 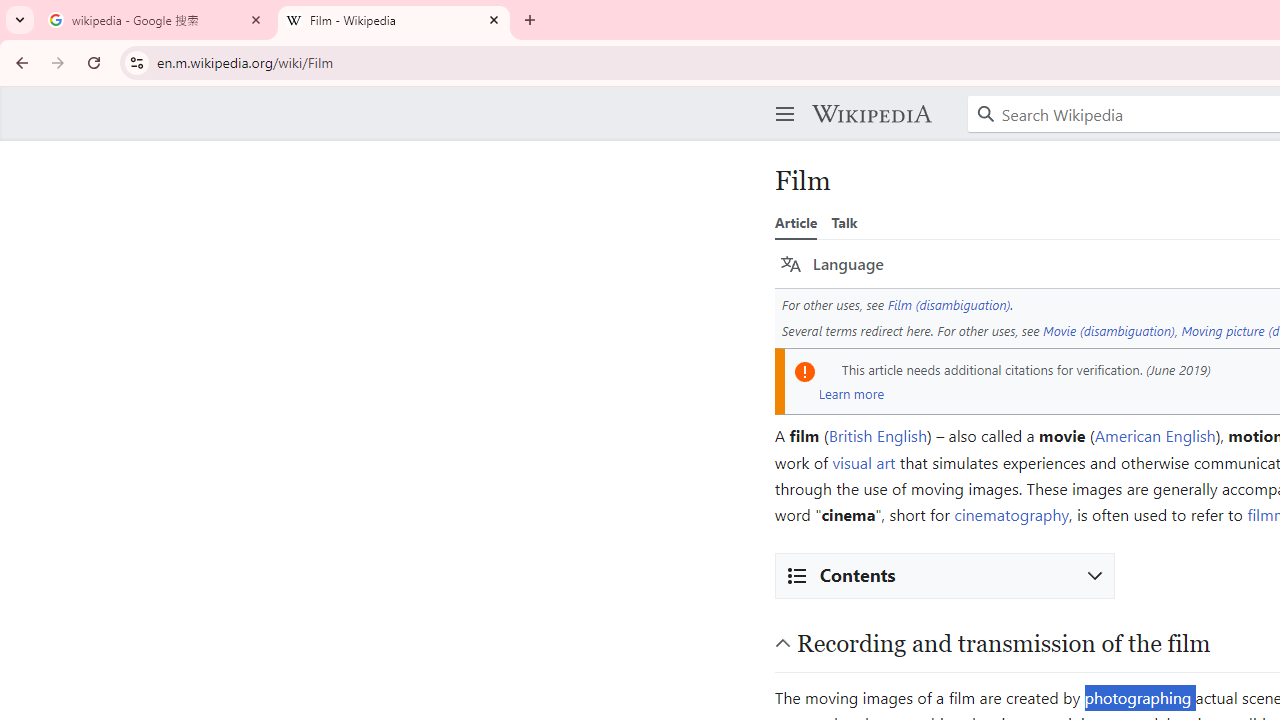 What do you see at coordinates (394, 20) in the screenshot?
I see `'Film - Wikipedia'` at bounding box center [394, 20].